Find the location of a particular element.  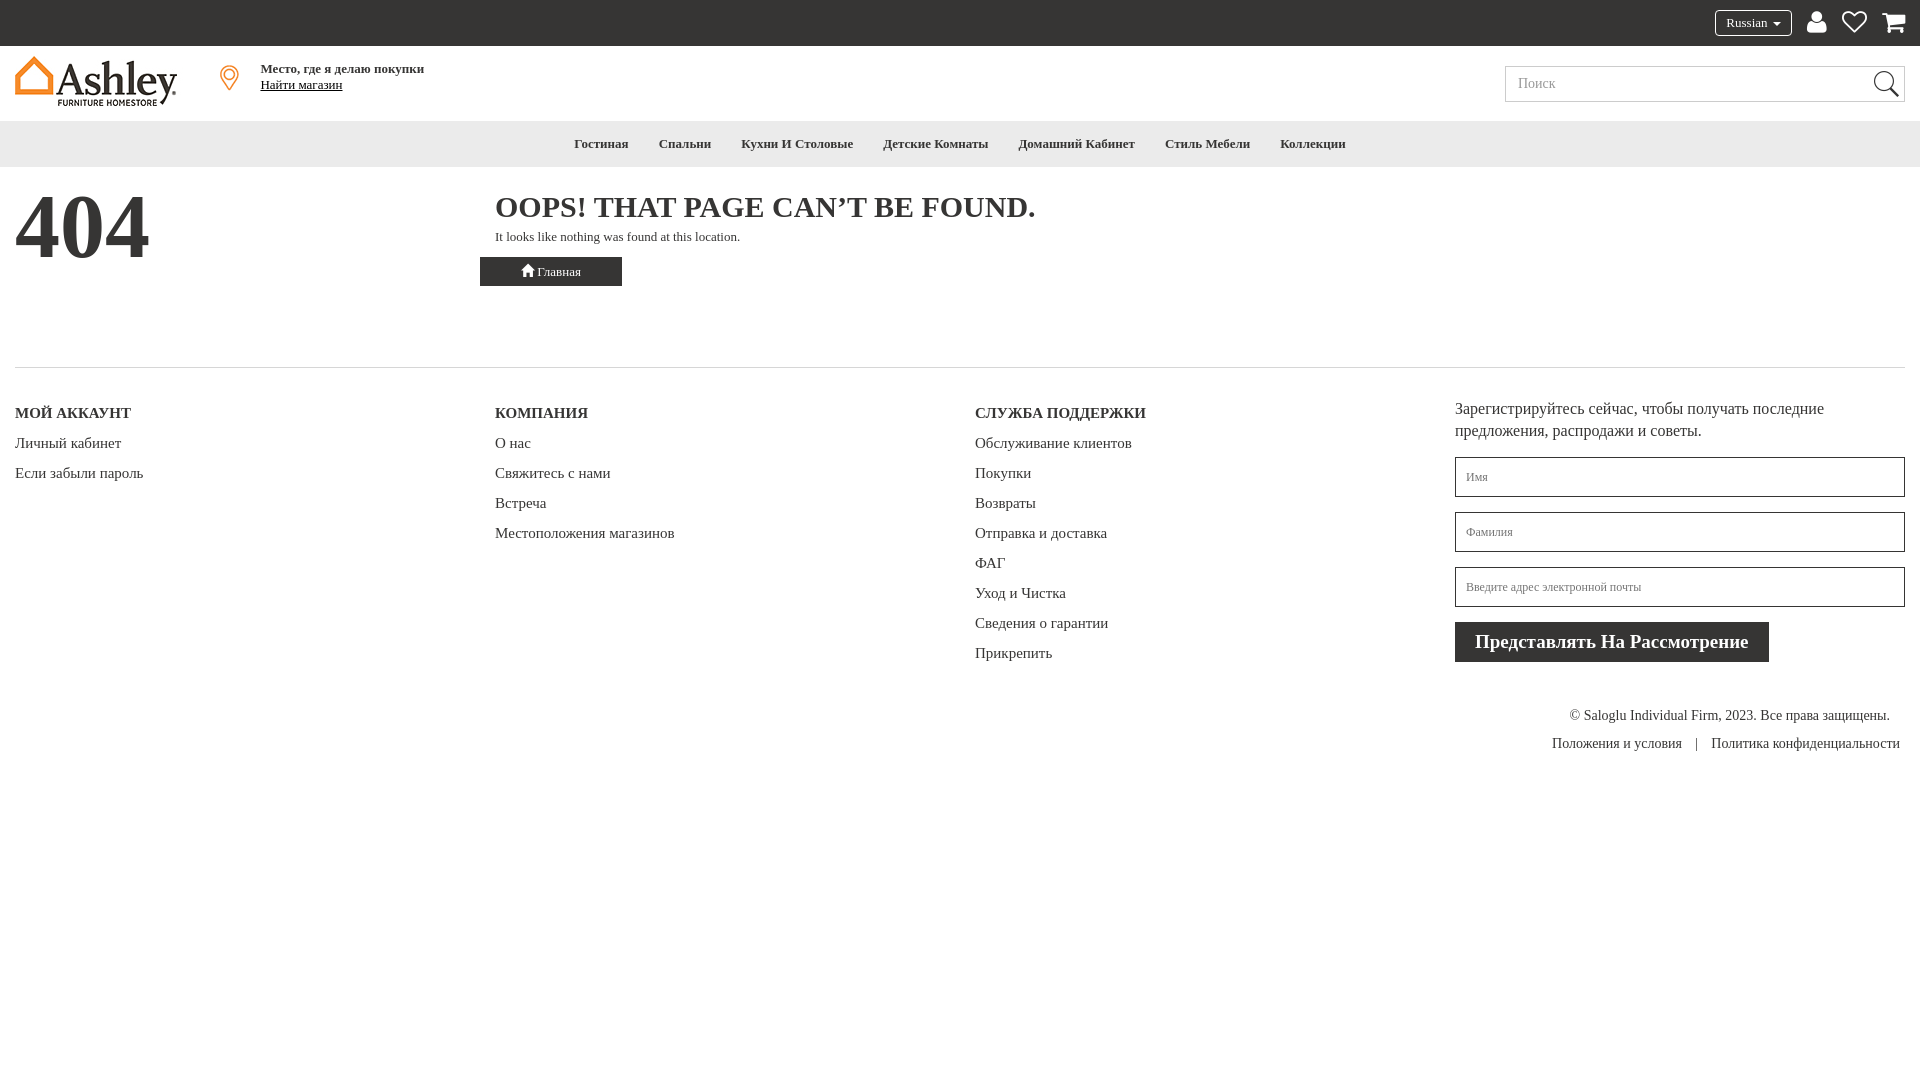

'Russian' is located at coordinates (1751, 23).